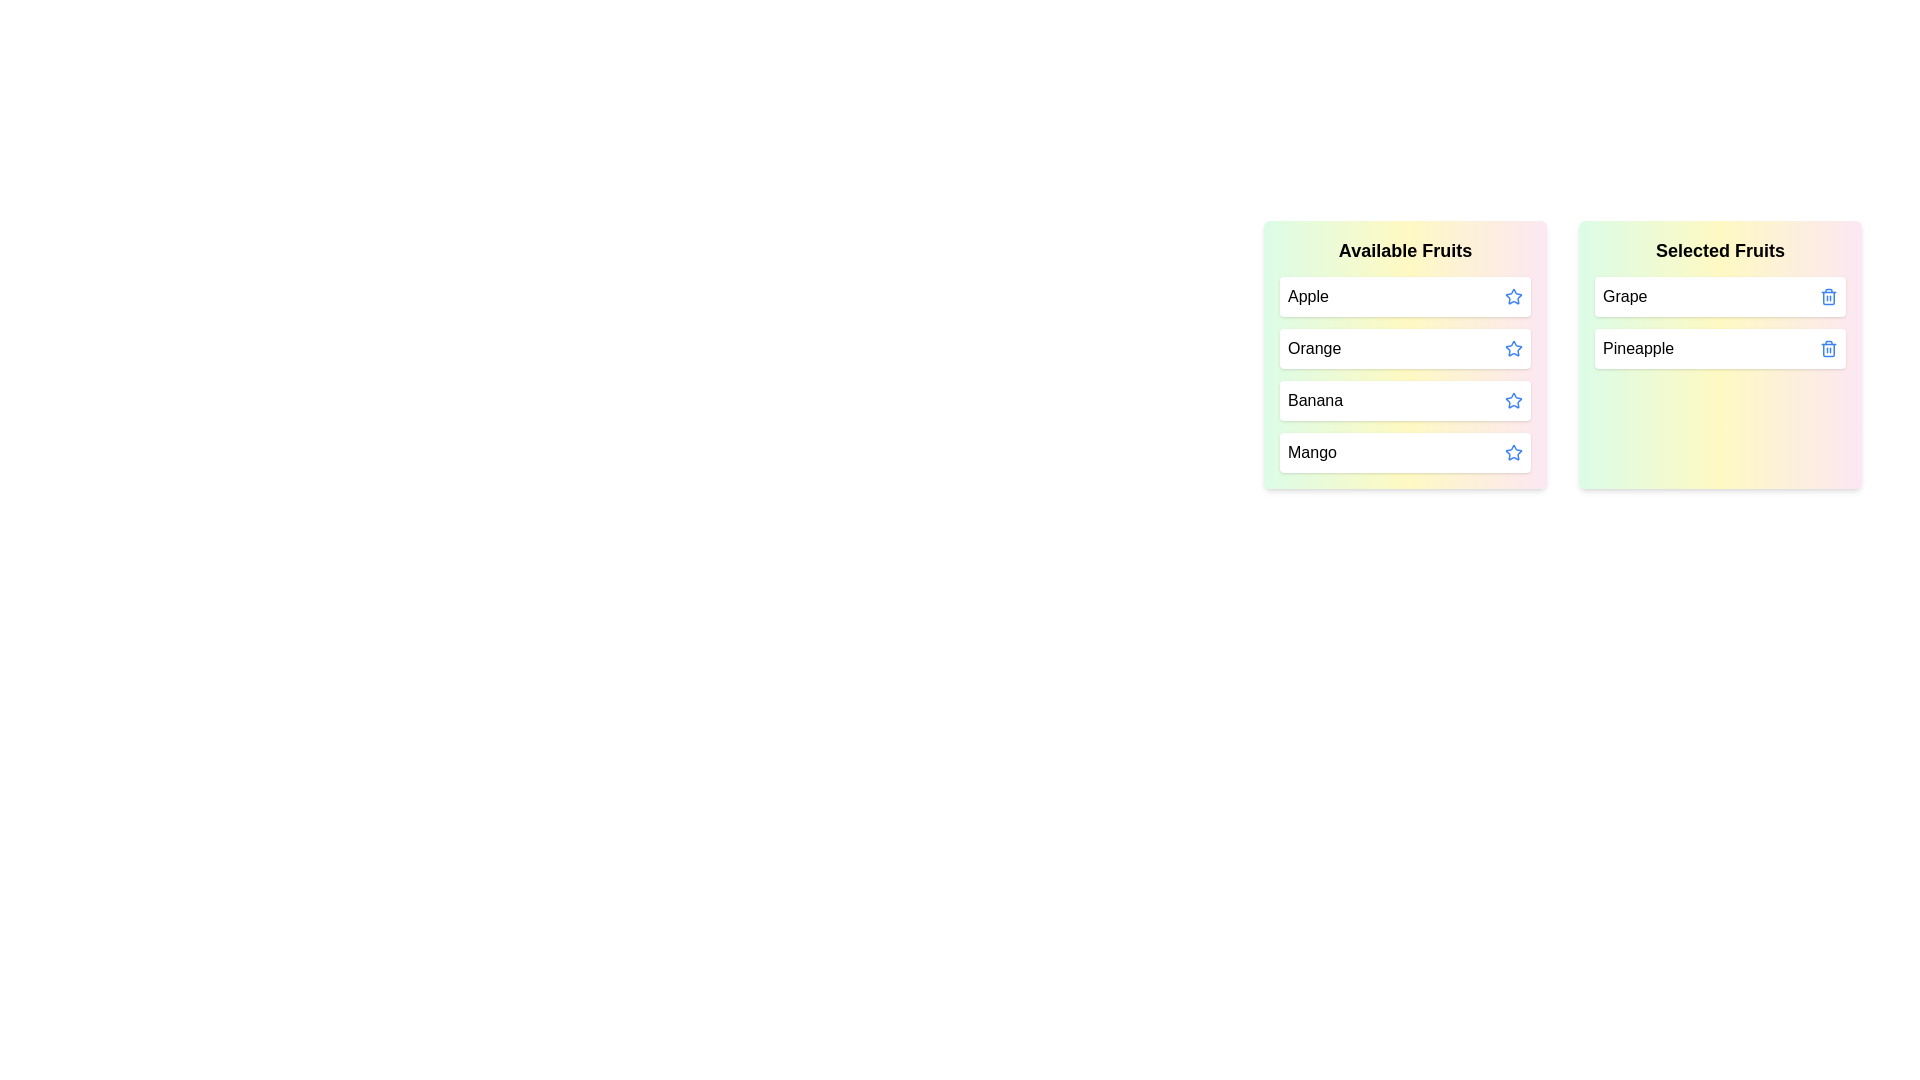 The image size is (1920, 1080). What do you see at coordinates (1828, 347) in the screenshot?
I see `trash icon next to the item Pineapple in the 'Selected Fruits' list to move it back to 'Available Fruits'` at bounding box center [1828, 347].